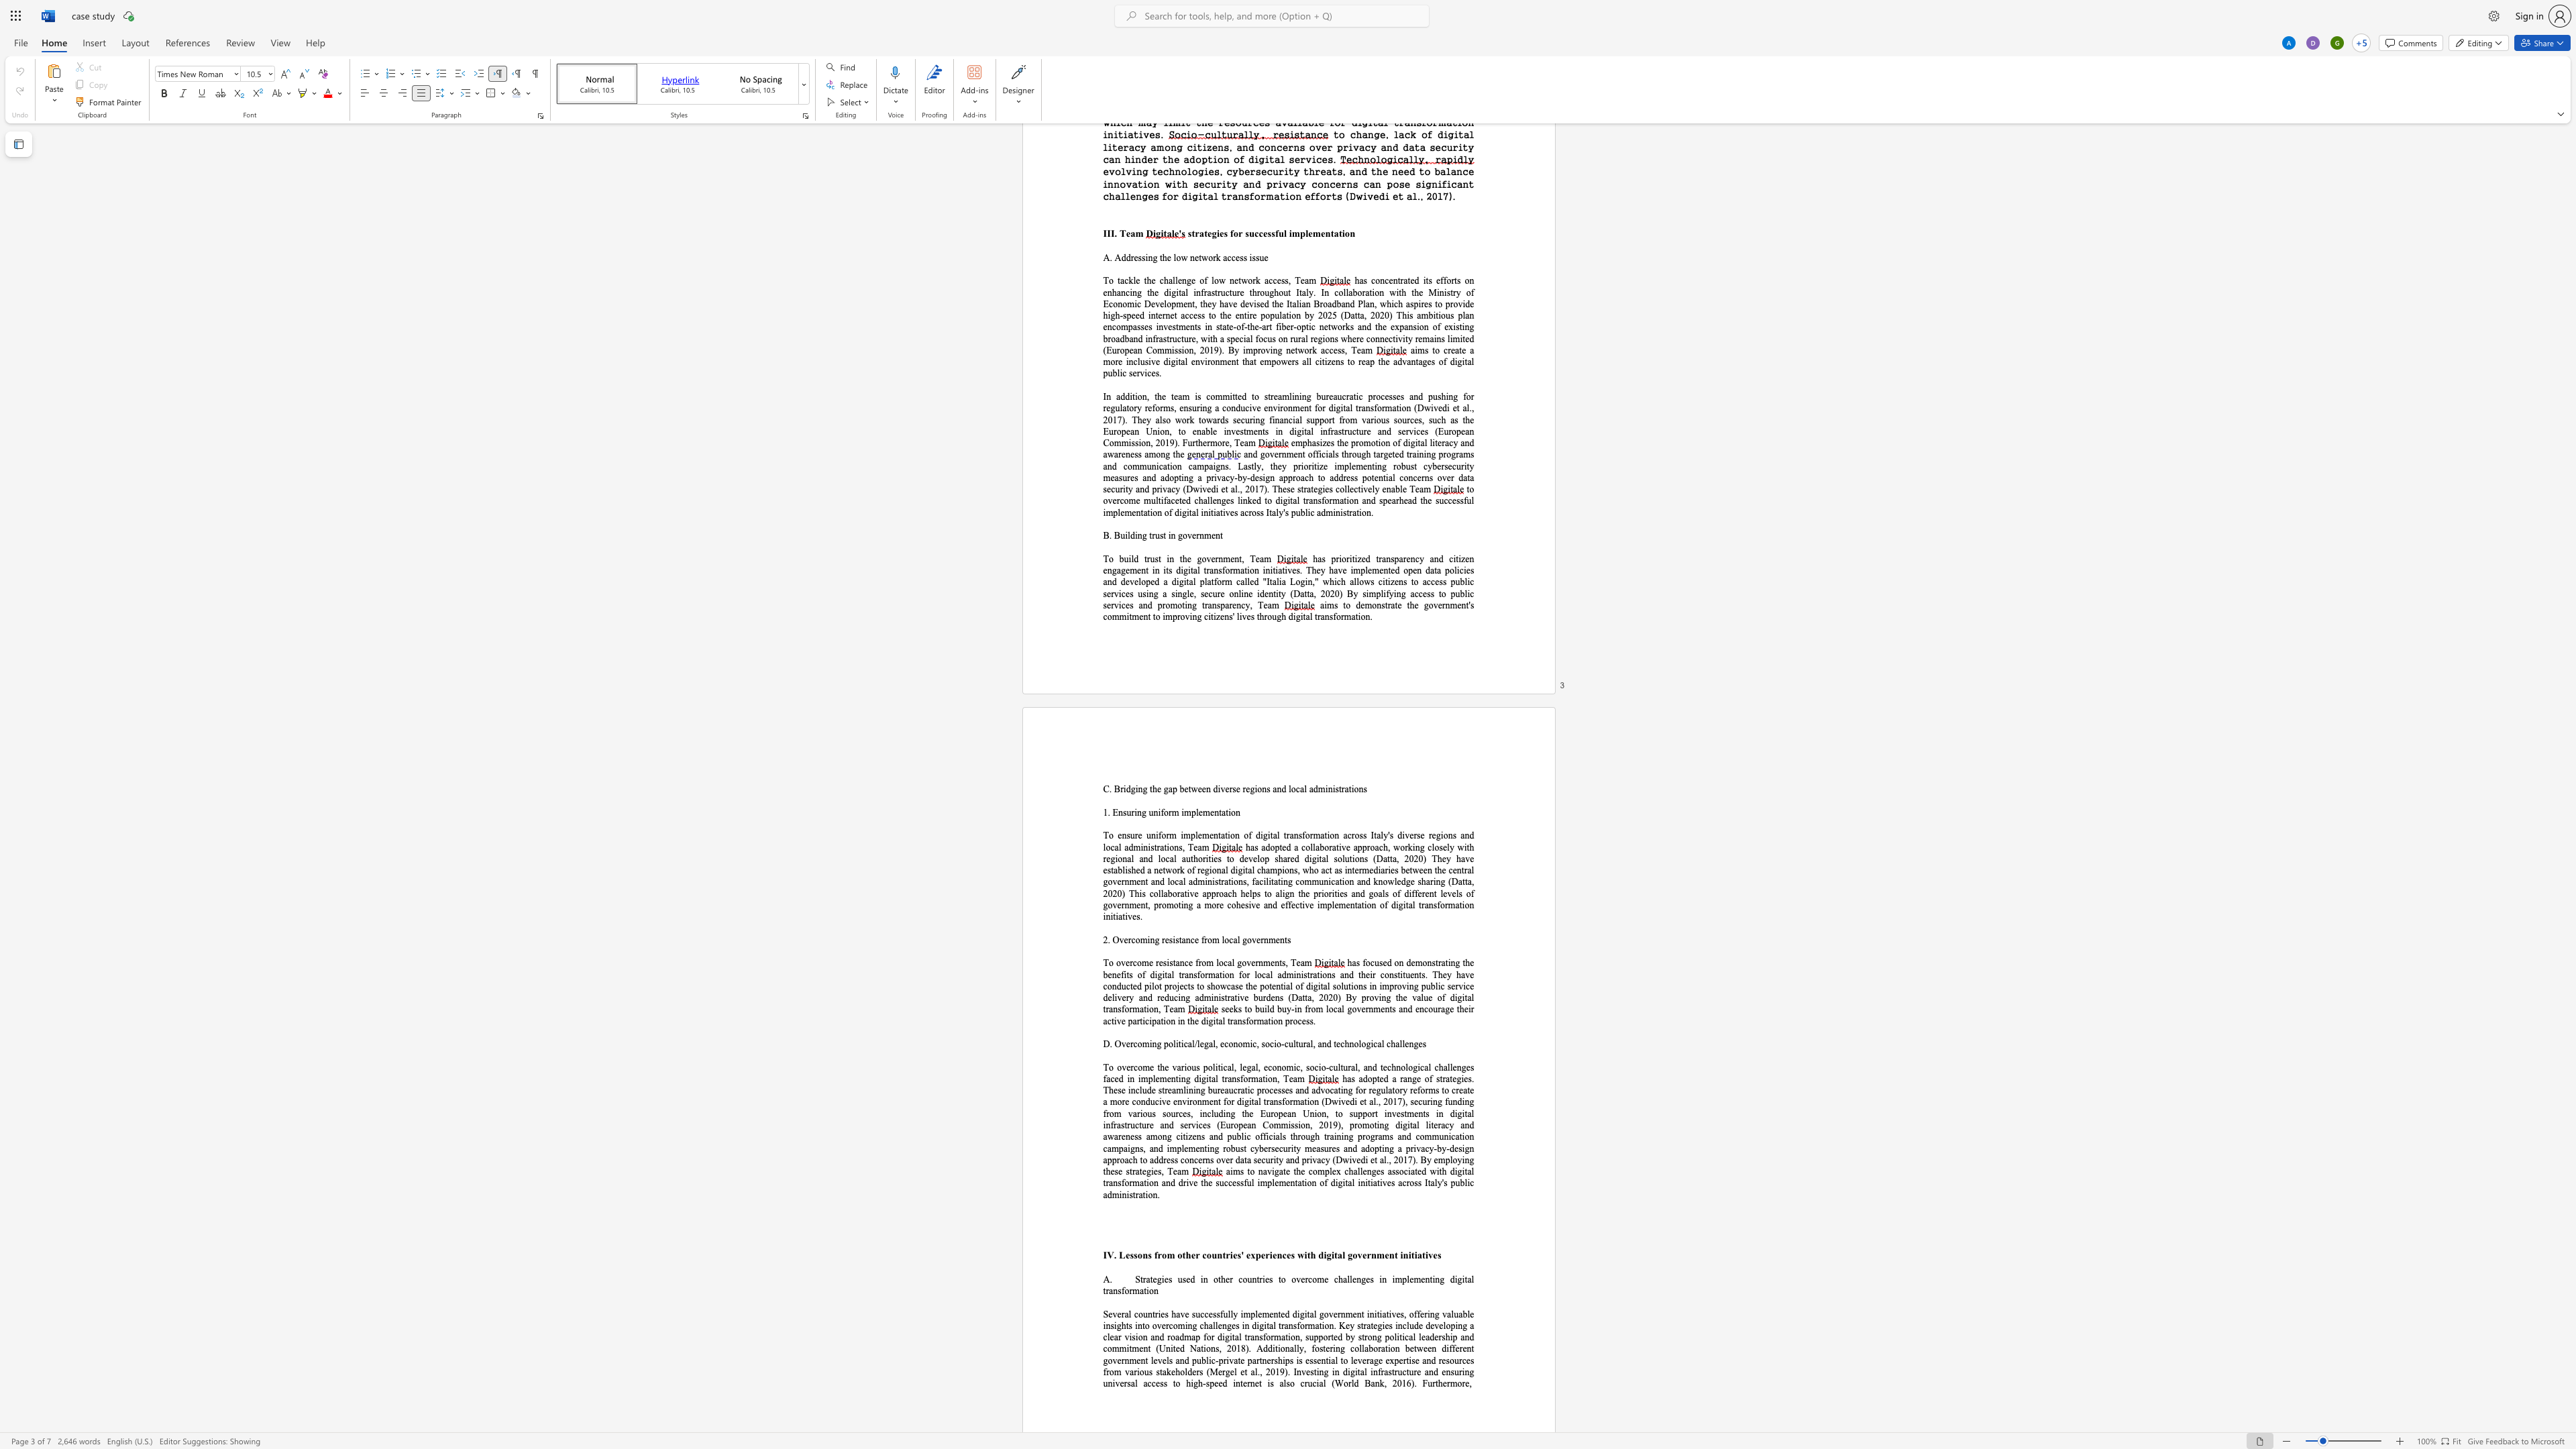 The height and width of the screenshot is (1449, 2576). What do you see at coordinates (1373, 961) in the screenshot?
I see `the space between the continuous character "c" and "u" in the text` at bounding box center [1373, 961].